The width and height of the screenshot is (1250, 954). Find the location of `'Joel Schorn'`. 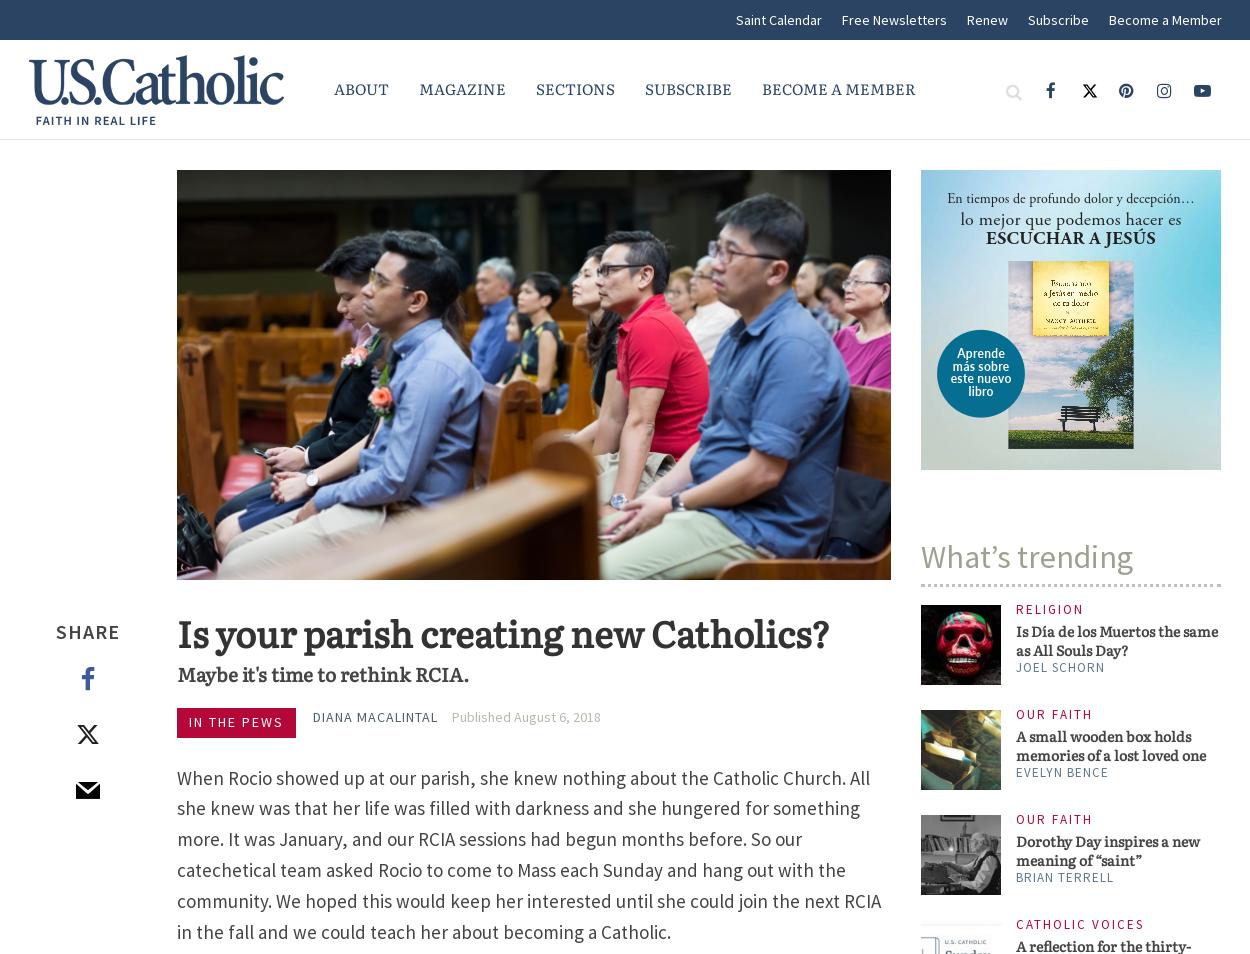

'Joel Schorn' is located at coordinates (1060, 666).